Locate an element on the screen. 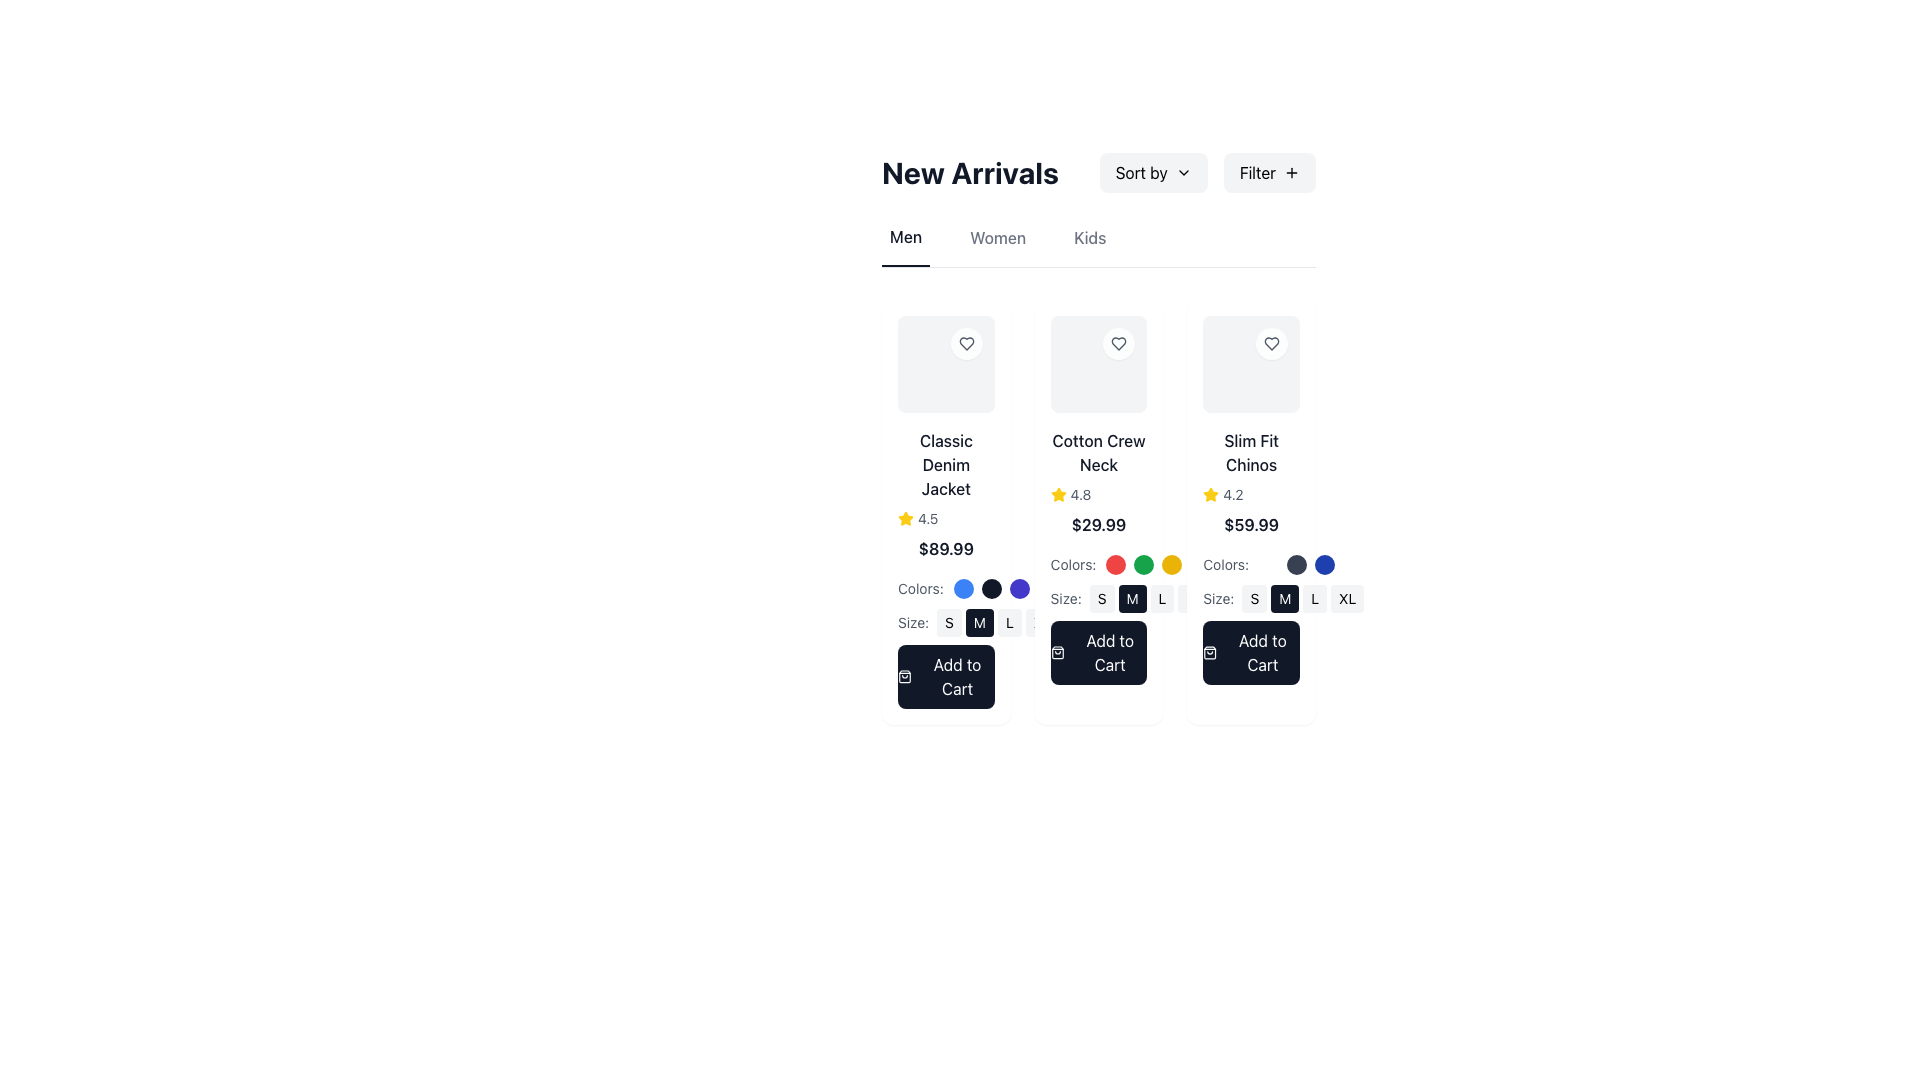 The height and width of the screenshot is (1080, 1920). the product card displaying 'Cotton Crew Neck' in the middle column of the 'New Arrivals' section is located at coordinates (1098, 511).